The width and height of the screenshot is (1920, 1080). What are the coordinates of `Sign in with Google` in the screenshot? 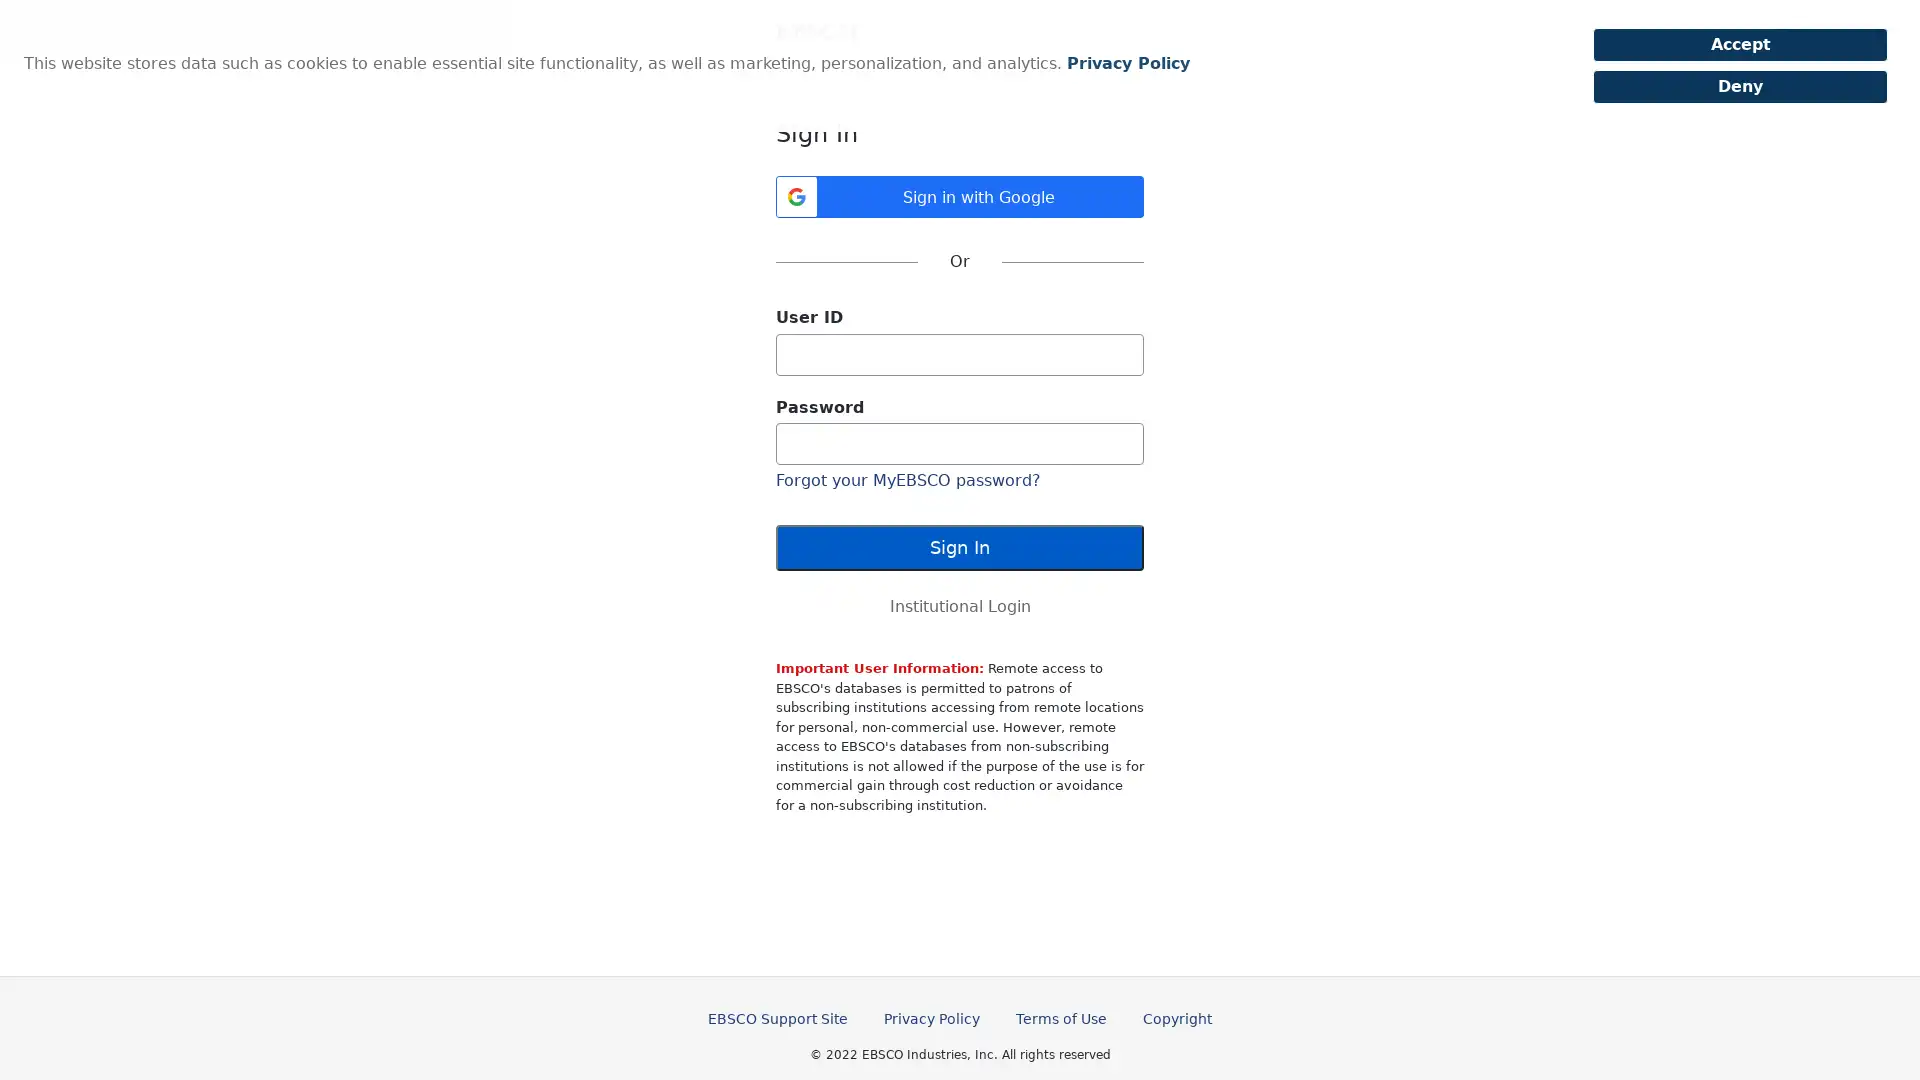 It's located at (960, 196).